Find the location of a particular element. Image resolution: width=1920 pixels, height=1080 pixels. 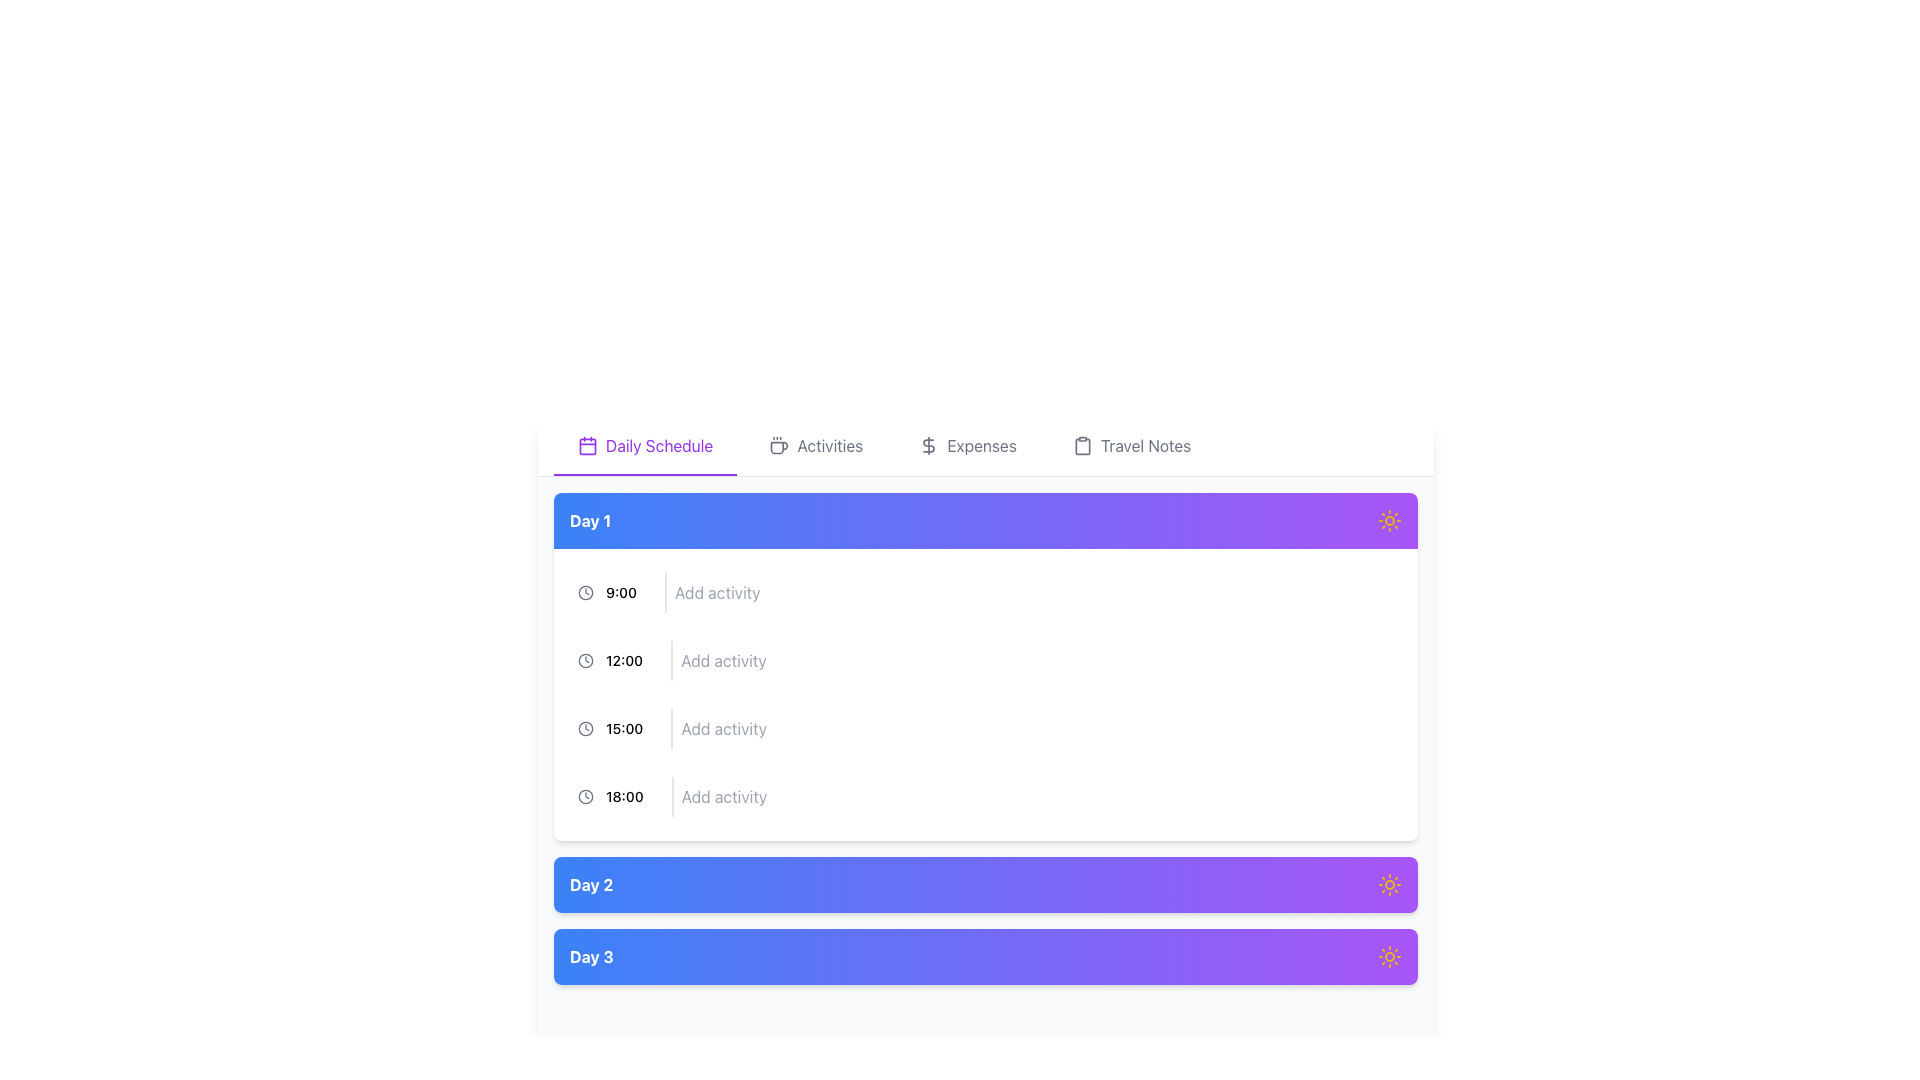

the clock icon located in the '15:00' row of the 'Day 1' section in the schedule planner interface is located at coordinates (584, 729).